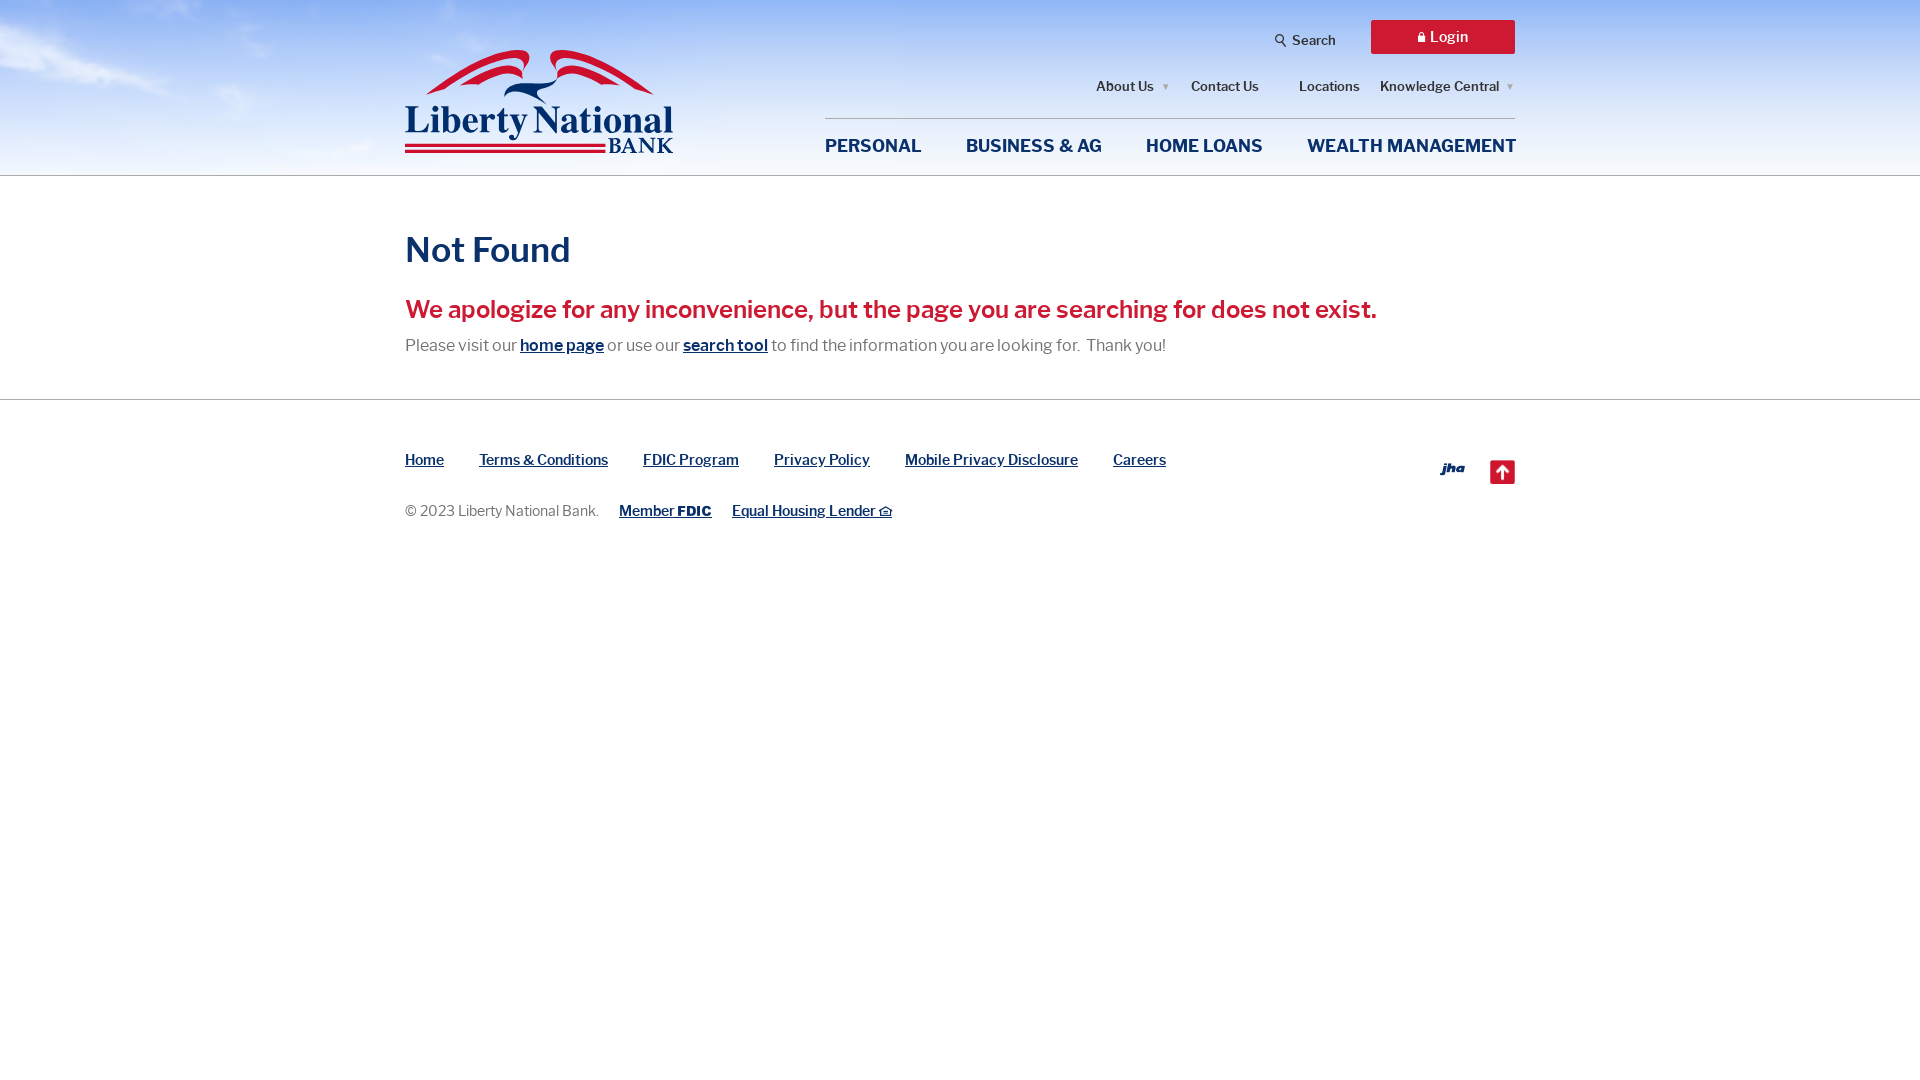 Image resolution: width=1920 pixels, height=1080 pixels. What do you see at coordinates (1440, 469) in the screenshot?
I see `'Created by Banno'` at bounding box center [1440, 469].